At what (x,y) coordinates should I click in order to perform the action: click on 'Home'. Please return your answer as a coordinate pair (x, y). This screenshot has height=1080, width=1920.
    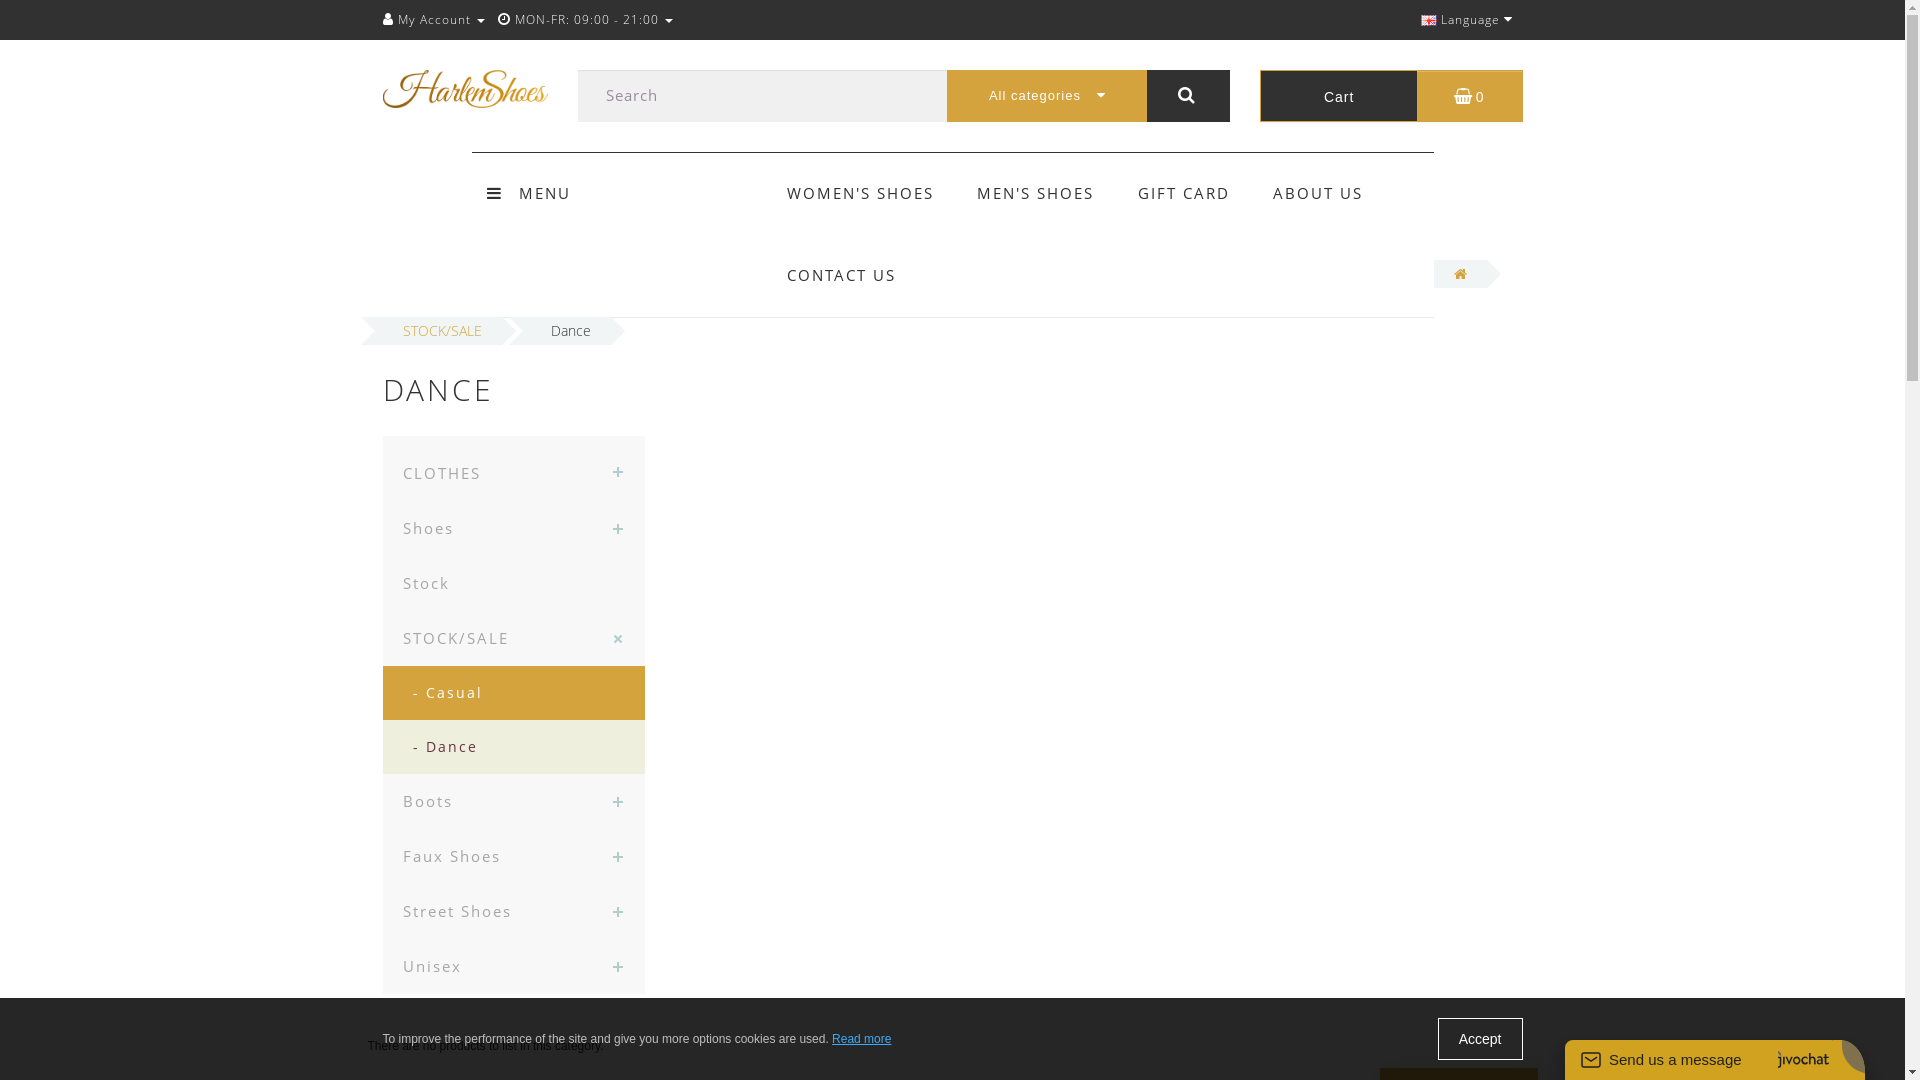
    Looking at the image, I should click on (1460, 273).